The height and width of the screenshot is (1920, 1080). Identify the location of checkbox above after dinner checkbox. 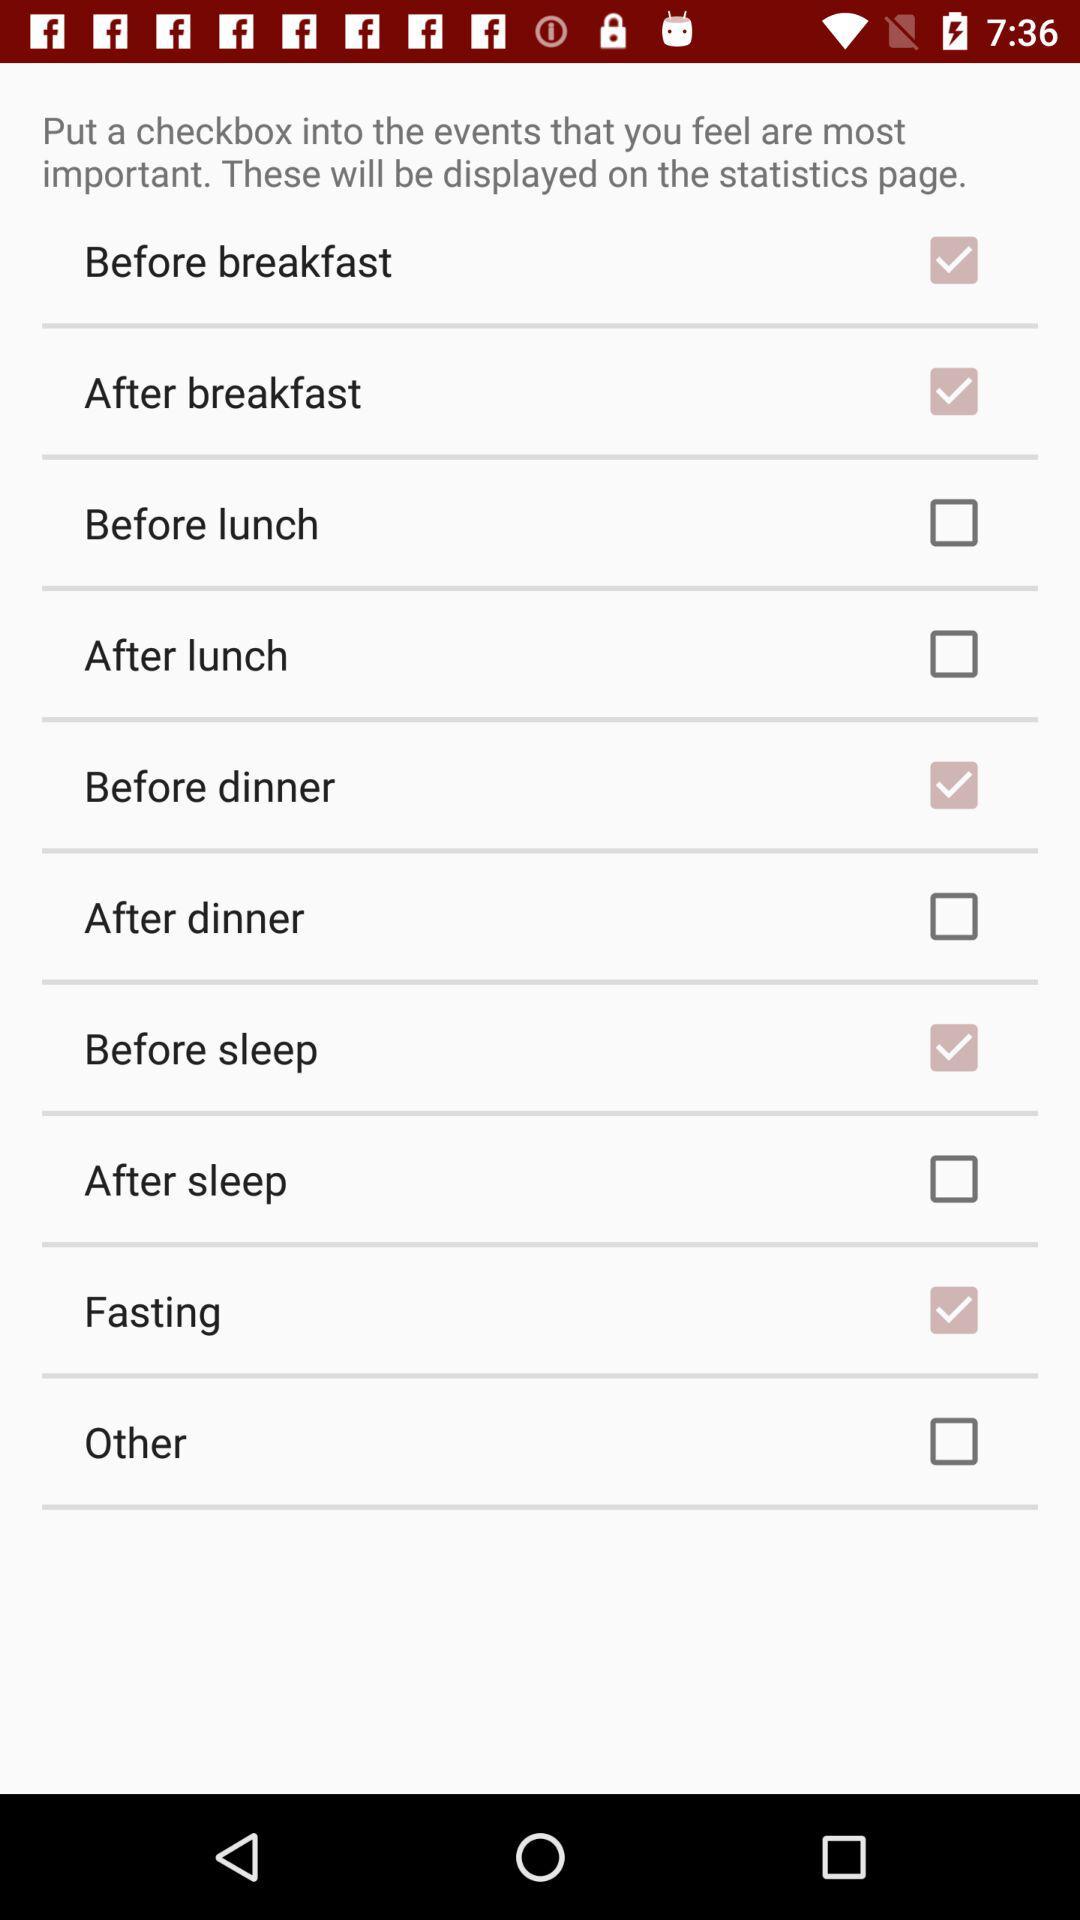
(540, 784).